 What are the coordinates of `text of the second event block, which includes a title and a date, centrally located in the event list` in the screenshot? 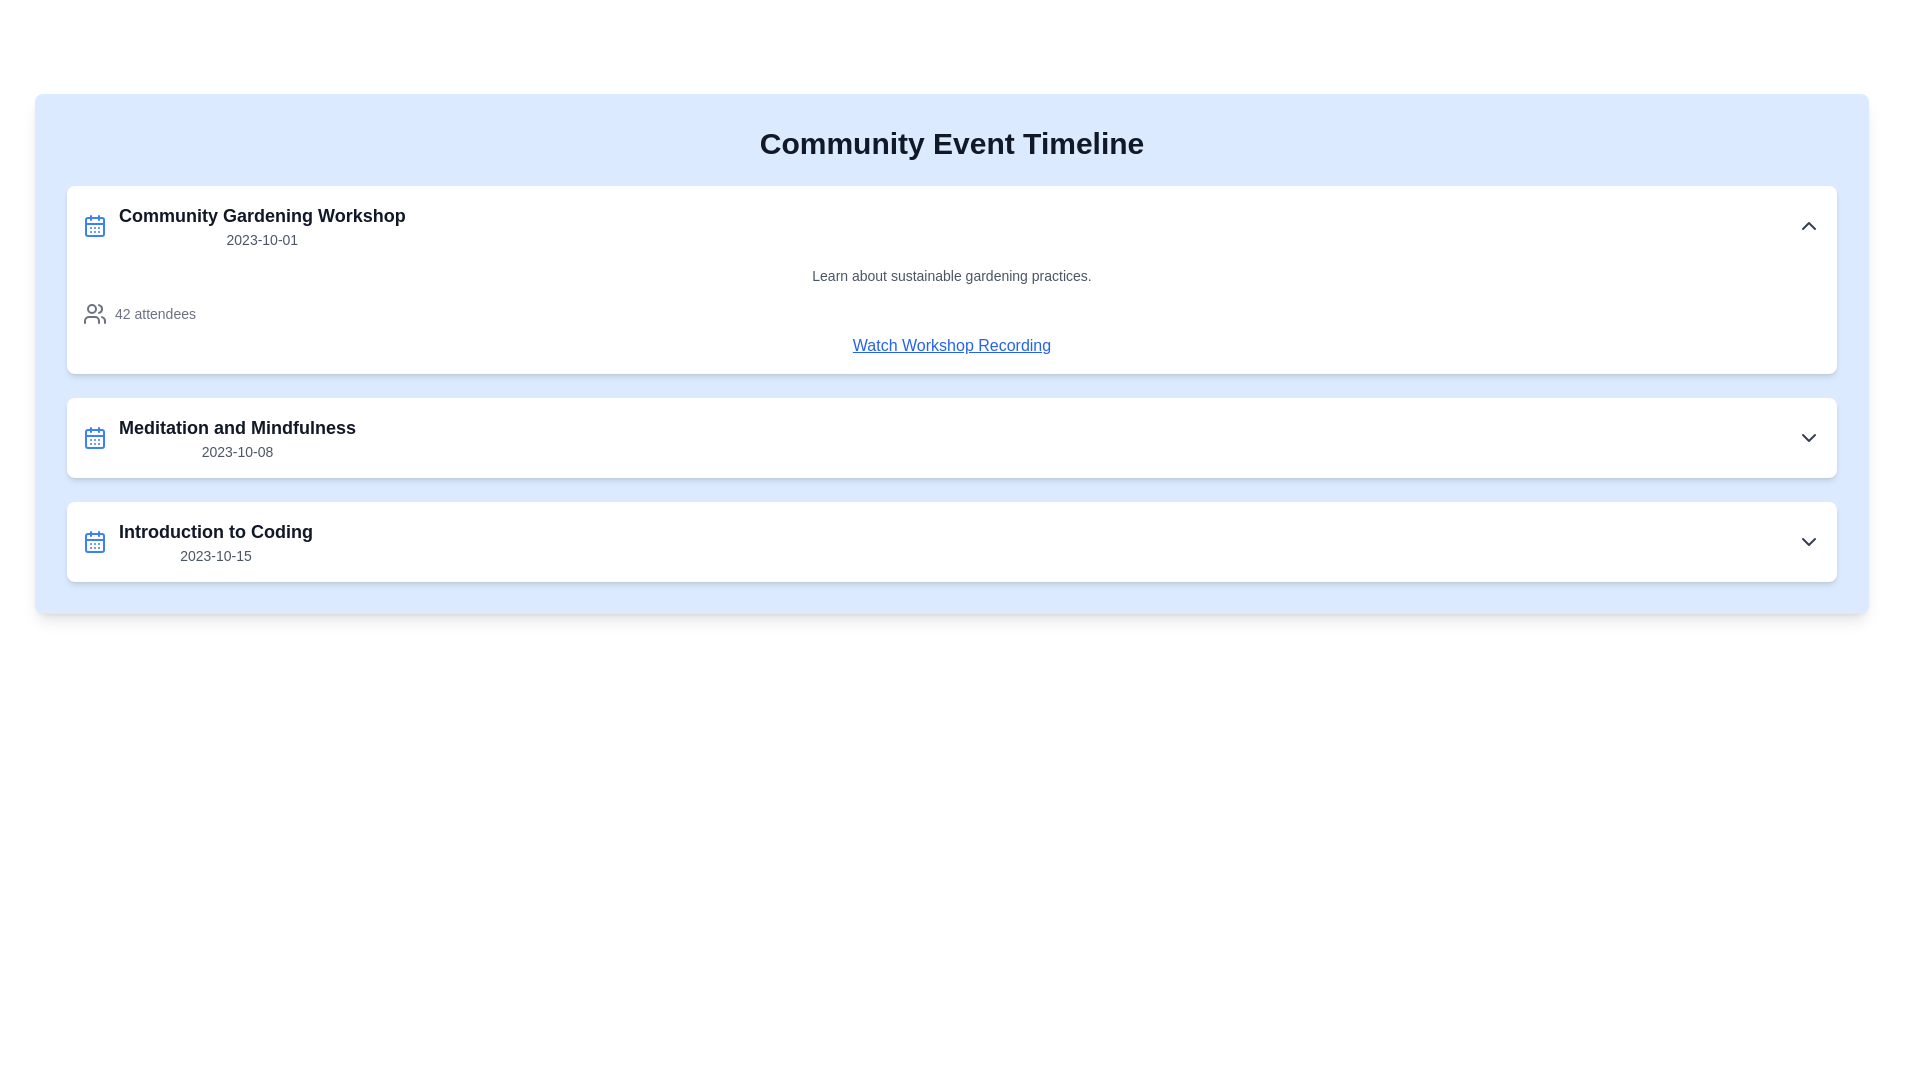 It's located at (237, 437).